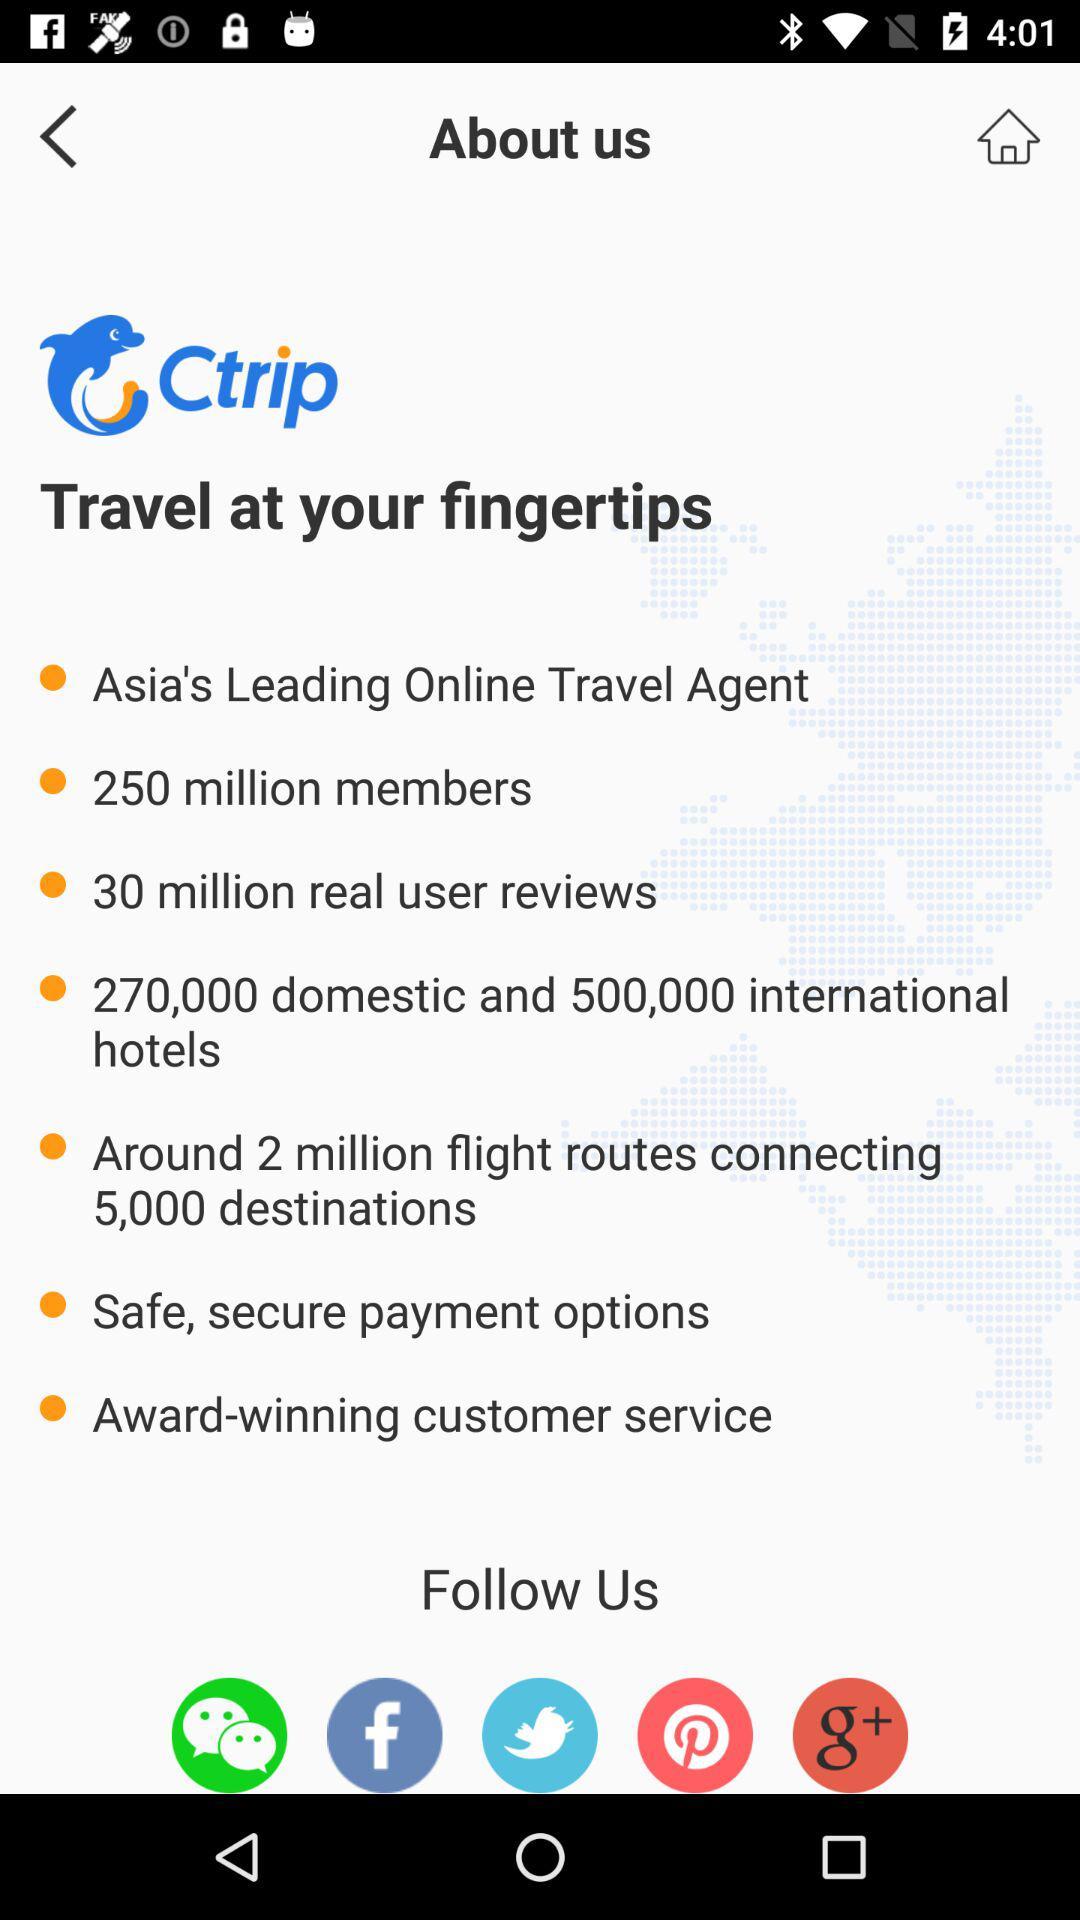 This screenshot has height=1920, width=1080. What do you see at coordinates (1008, 135) in the screenshot?
I see `takes user to homepage` at bounding box center [1008, 135].